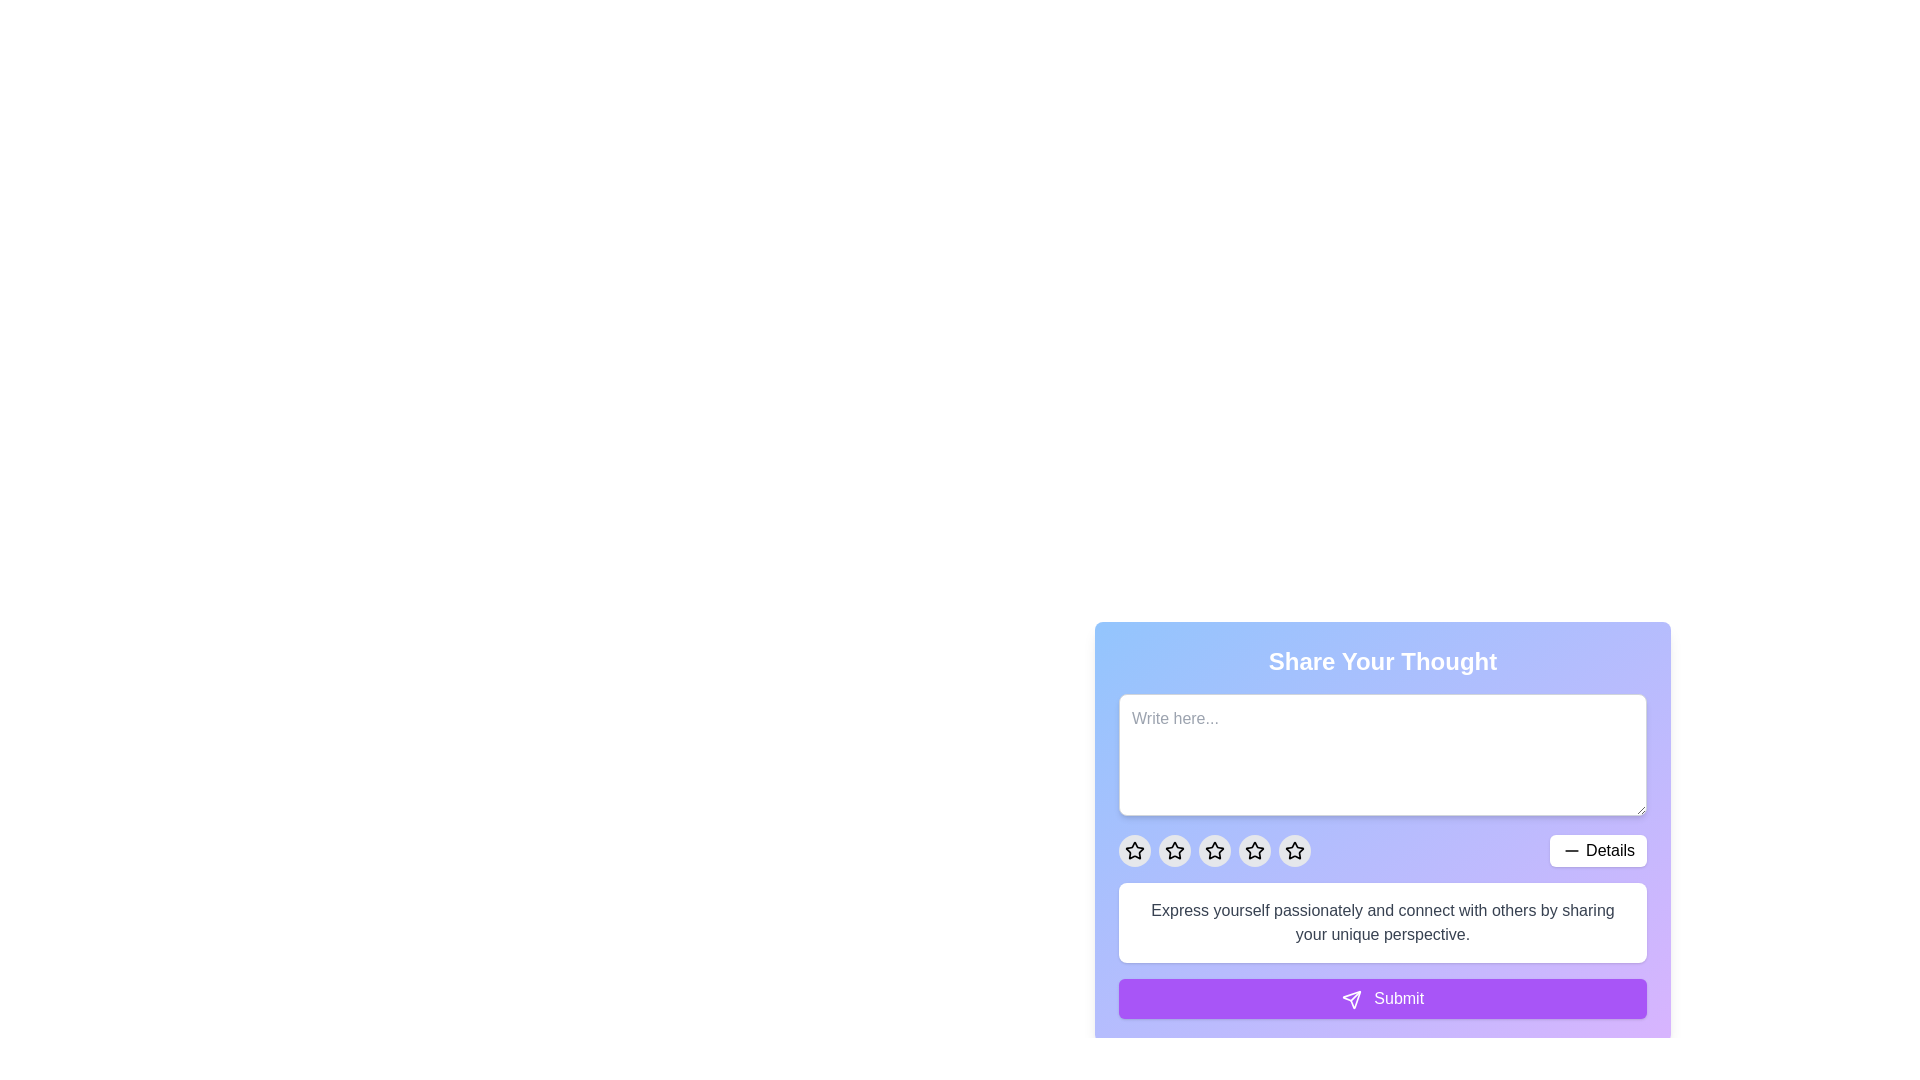 The image size is (1920, 1080). Describe the element at coordinates (1295, 851) in the screenshot. I see `the fifth rating star in the feedback form labeled 'Share Your Thought'` at that location.